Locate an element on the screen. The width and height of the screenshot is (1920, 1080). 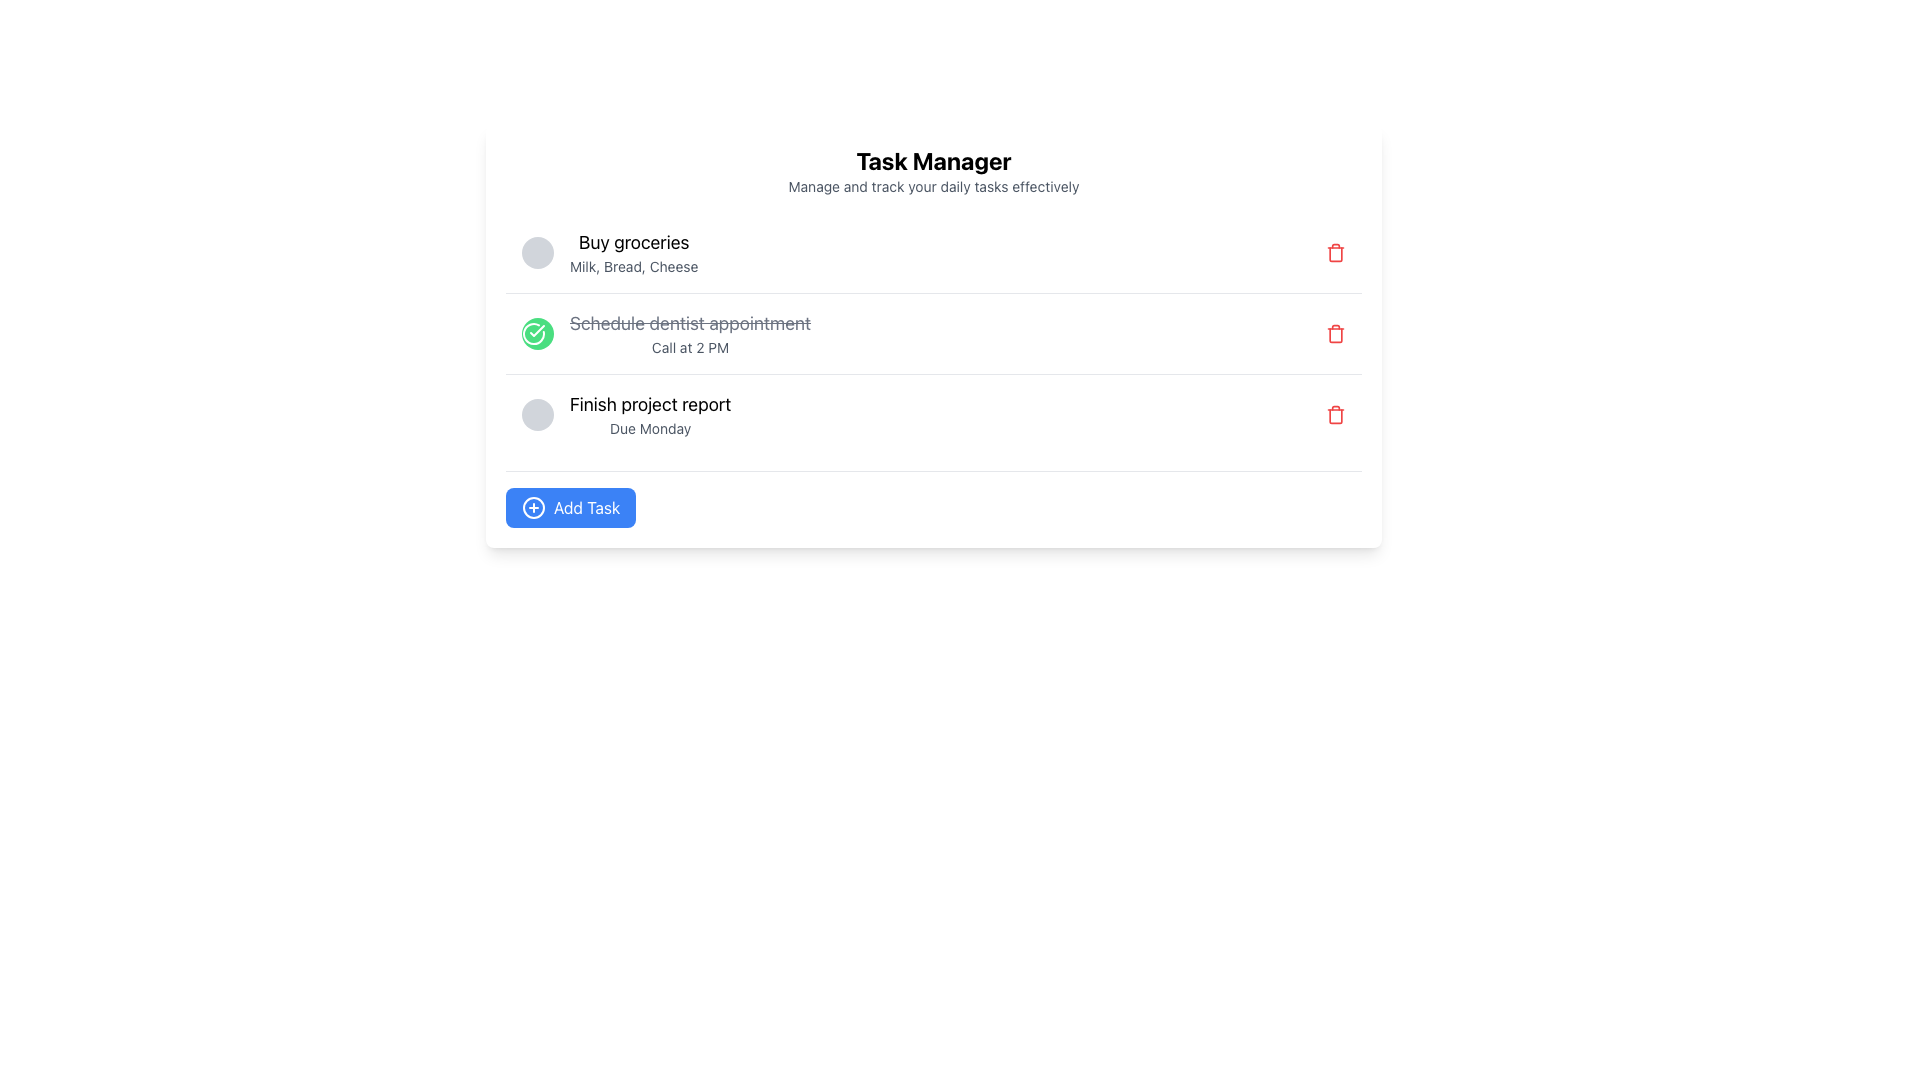
the '+' icon component of the SVG-based icon that symbolizes adding a new task, located to the left of the 'Add Task' button is located at coordinates (533, 507).